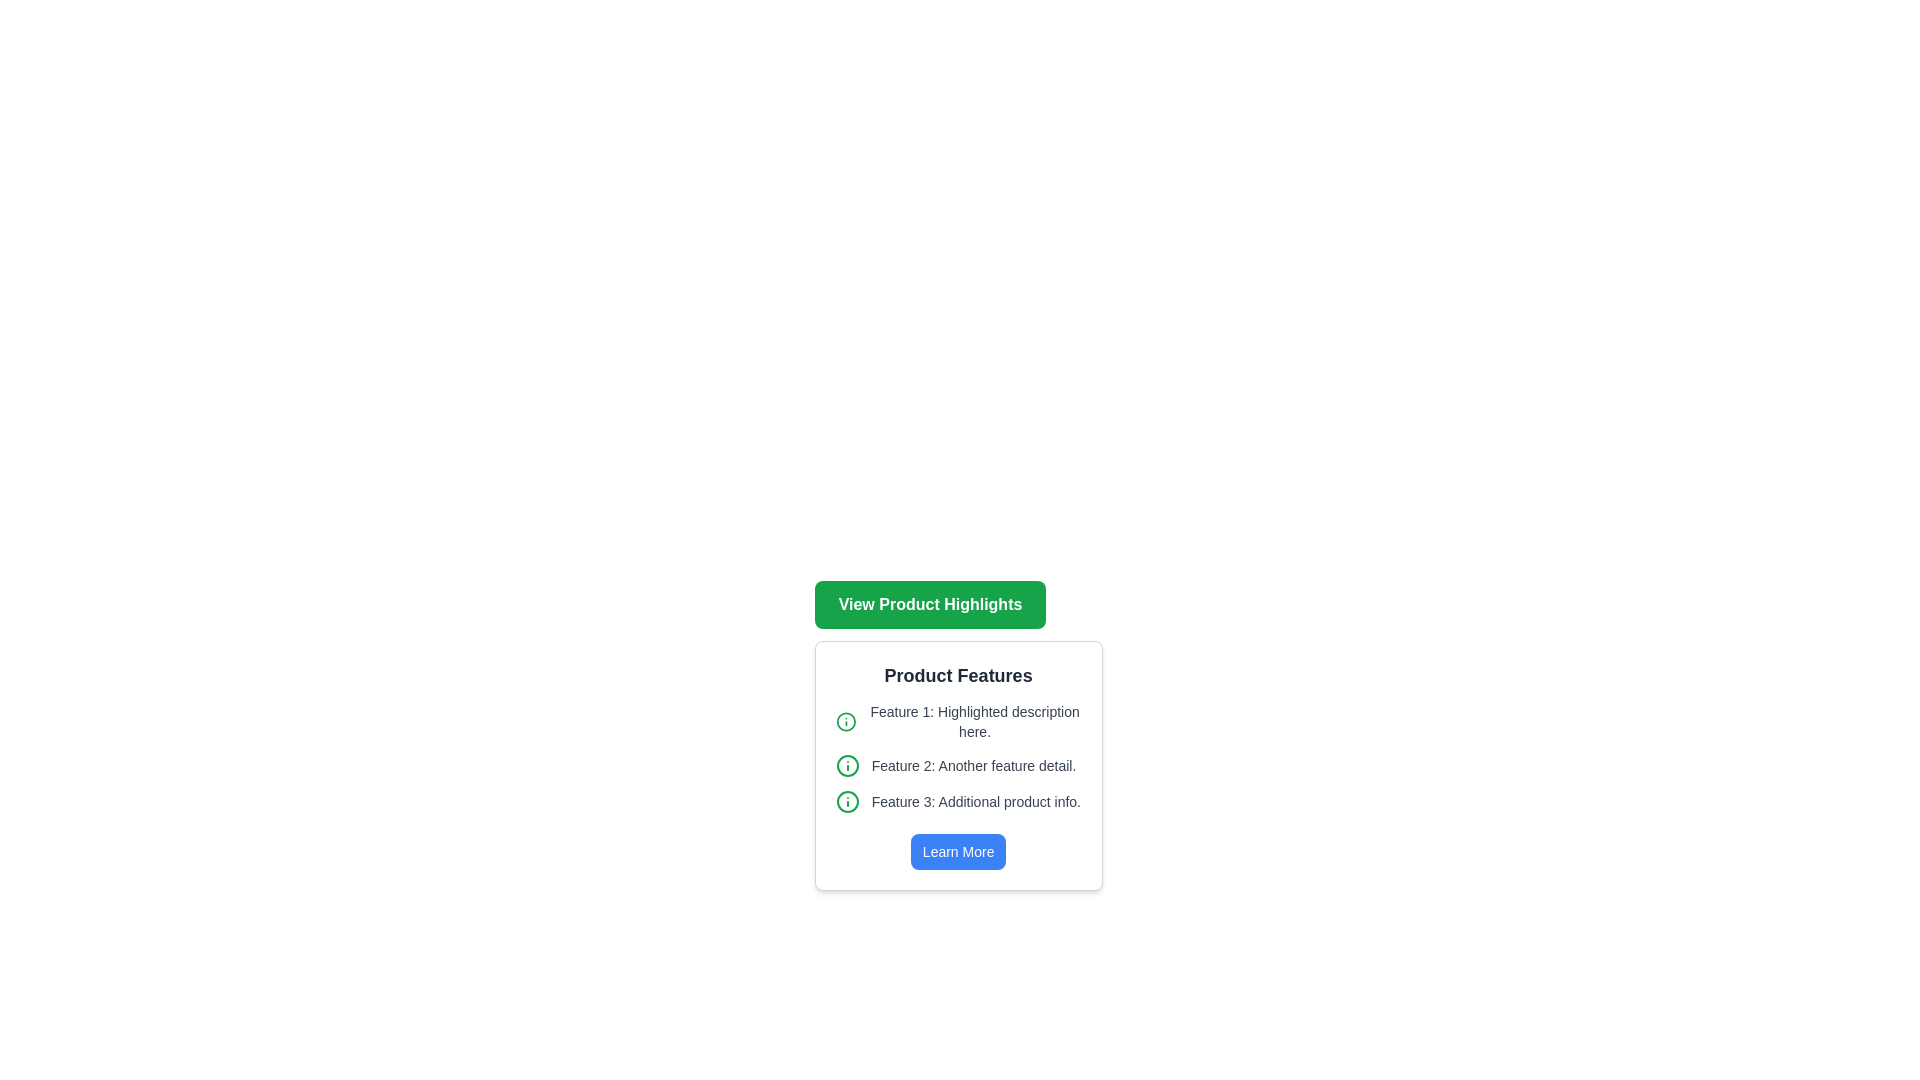  Describe the element at coordinates (974, 765) in the screenshot. I see `text content of the second feature label, which displays 'Feature 2: Another feature detail.' in a small, gray, sans-serif font, located in the 'Product Features' card` at that location.